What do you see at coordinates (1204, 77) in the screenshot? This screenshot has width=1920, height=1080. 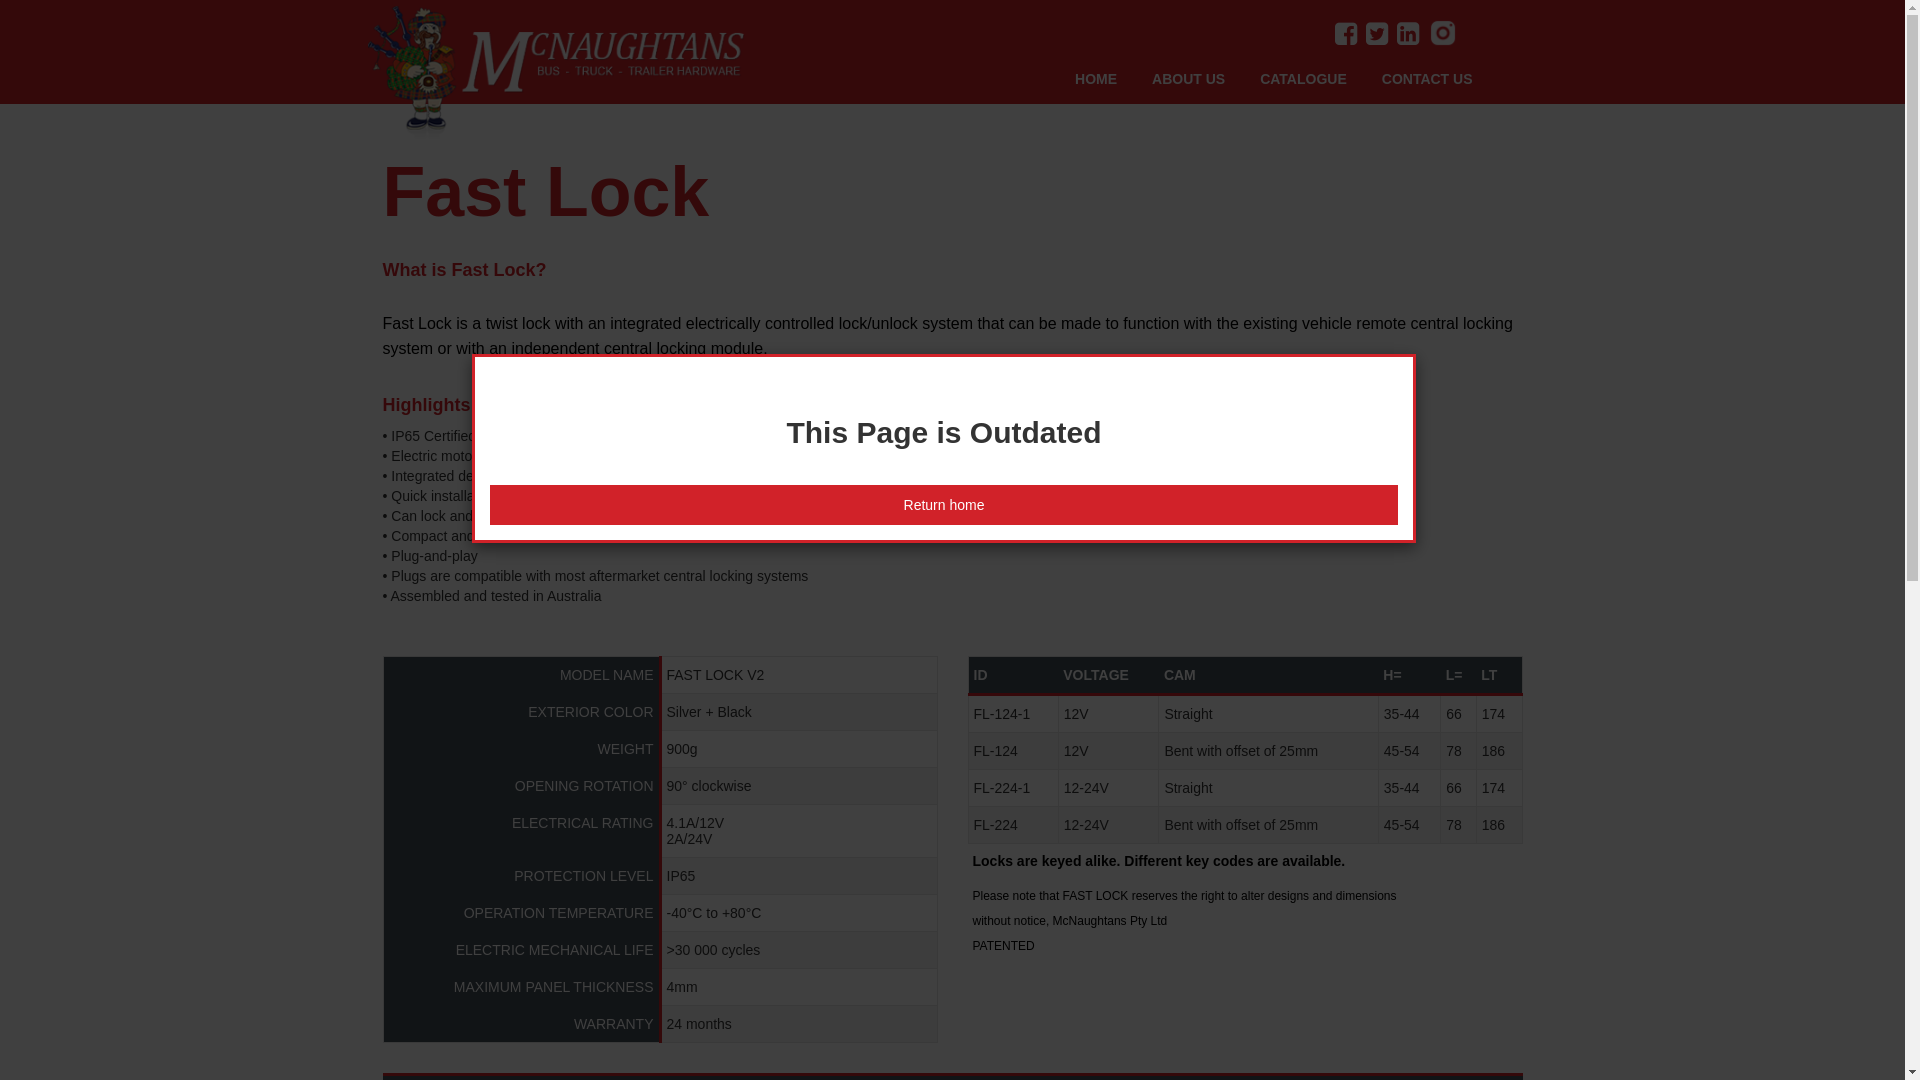 I see `'ABOUT US'` at bounding box center [1204, 77].